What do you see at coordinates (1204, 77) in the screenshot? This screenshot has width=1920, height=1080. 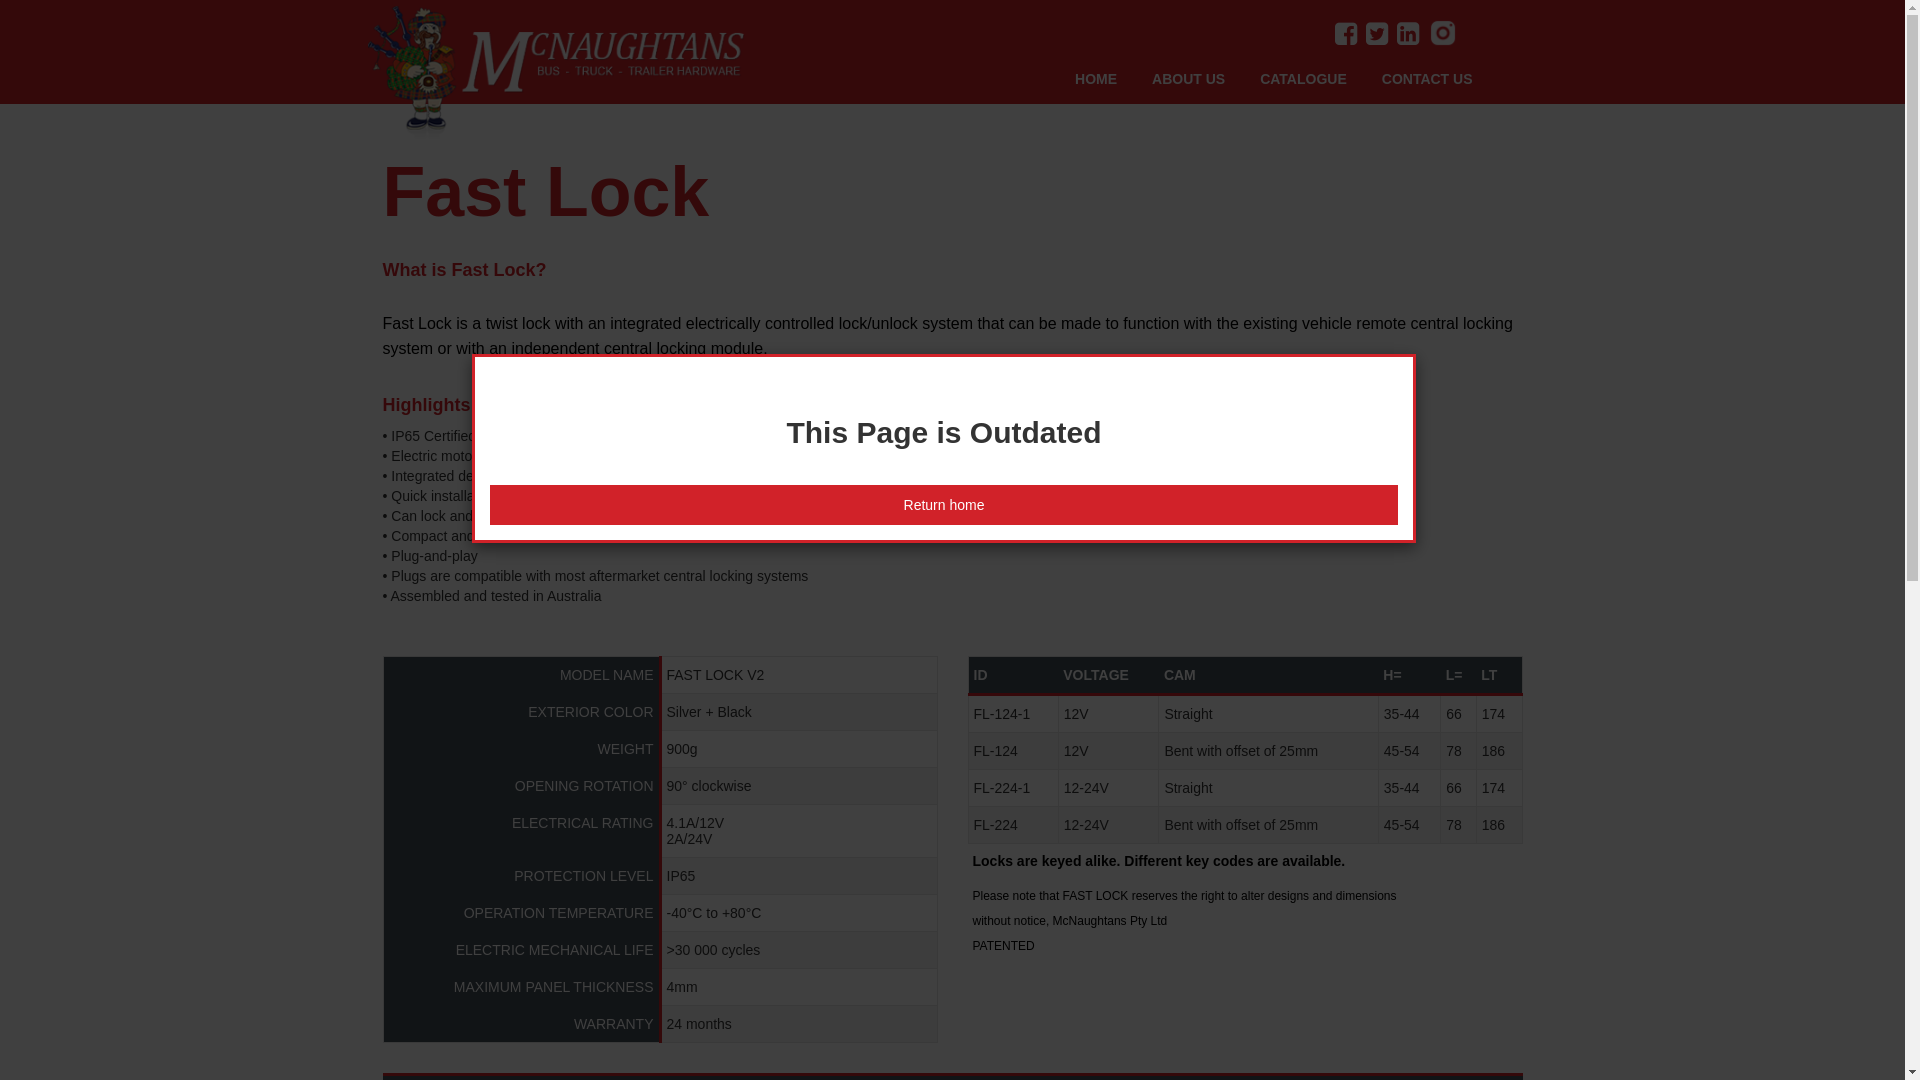 I see `'ABOUT US'` at bounding box center [1204, 77].